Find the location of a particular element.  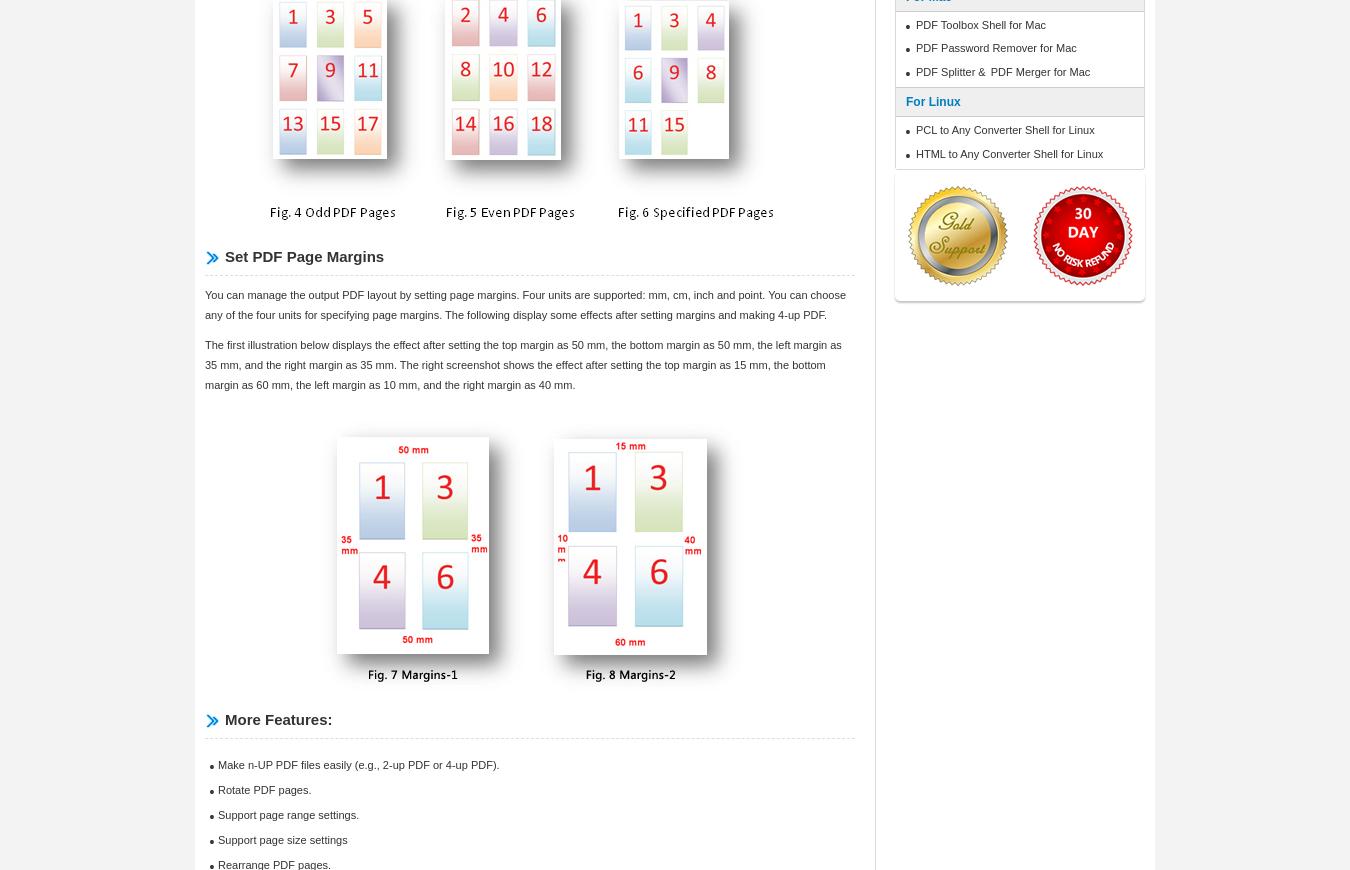

'The first illustration below displays  the effect after setting the top margin as 50 mm, the bottom margin as 50 mm, the  left margin as 35 mm, and the right margin as 35 mm. The right screenshot shows  the effect after setting the top margin as 15 mm, the bottom margin as 60 mm,  the left margin as 10 mm, and the right margin as 40 mm.' is located at coordinates (521, 364).